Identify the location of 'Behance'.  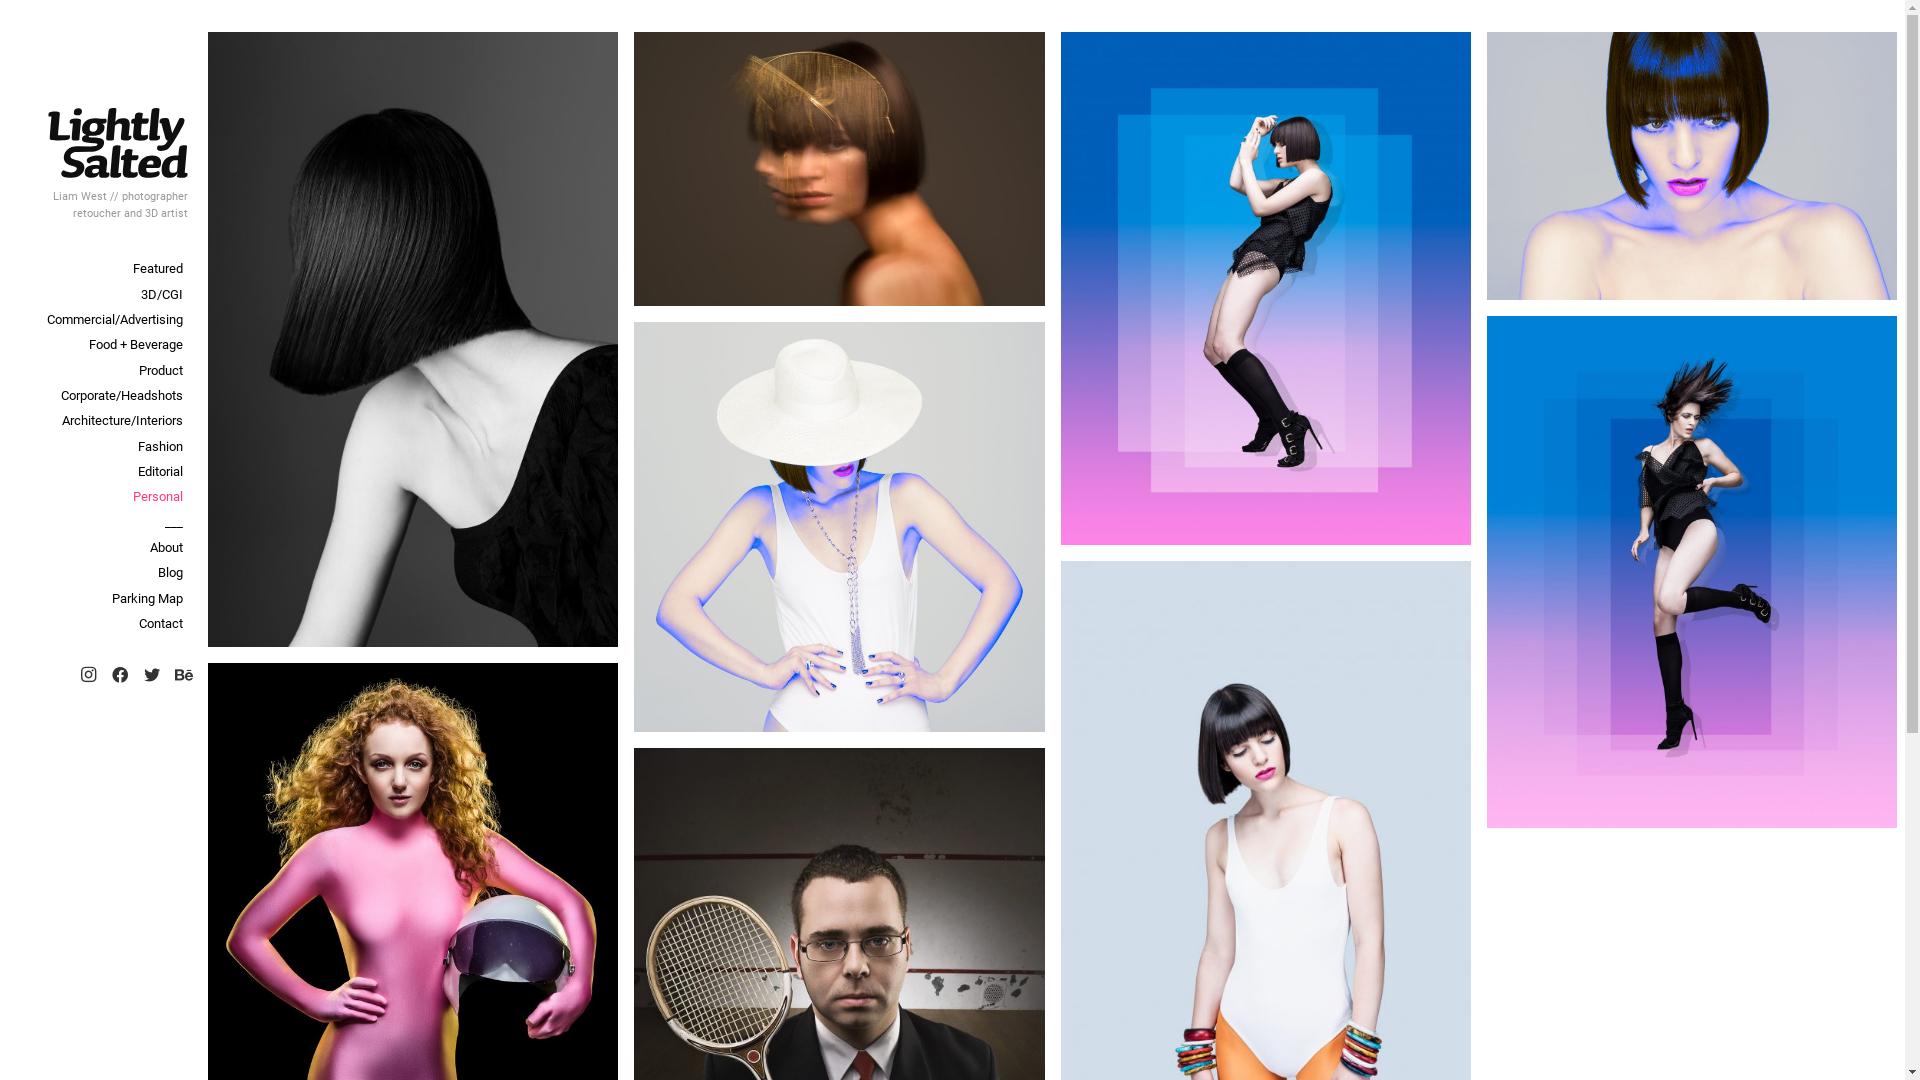
(183, 675).